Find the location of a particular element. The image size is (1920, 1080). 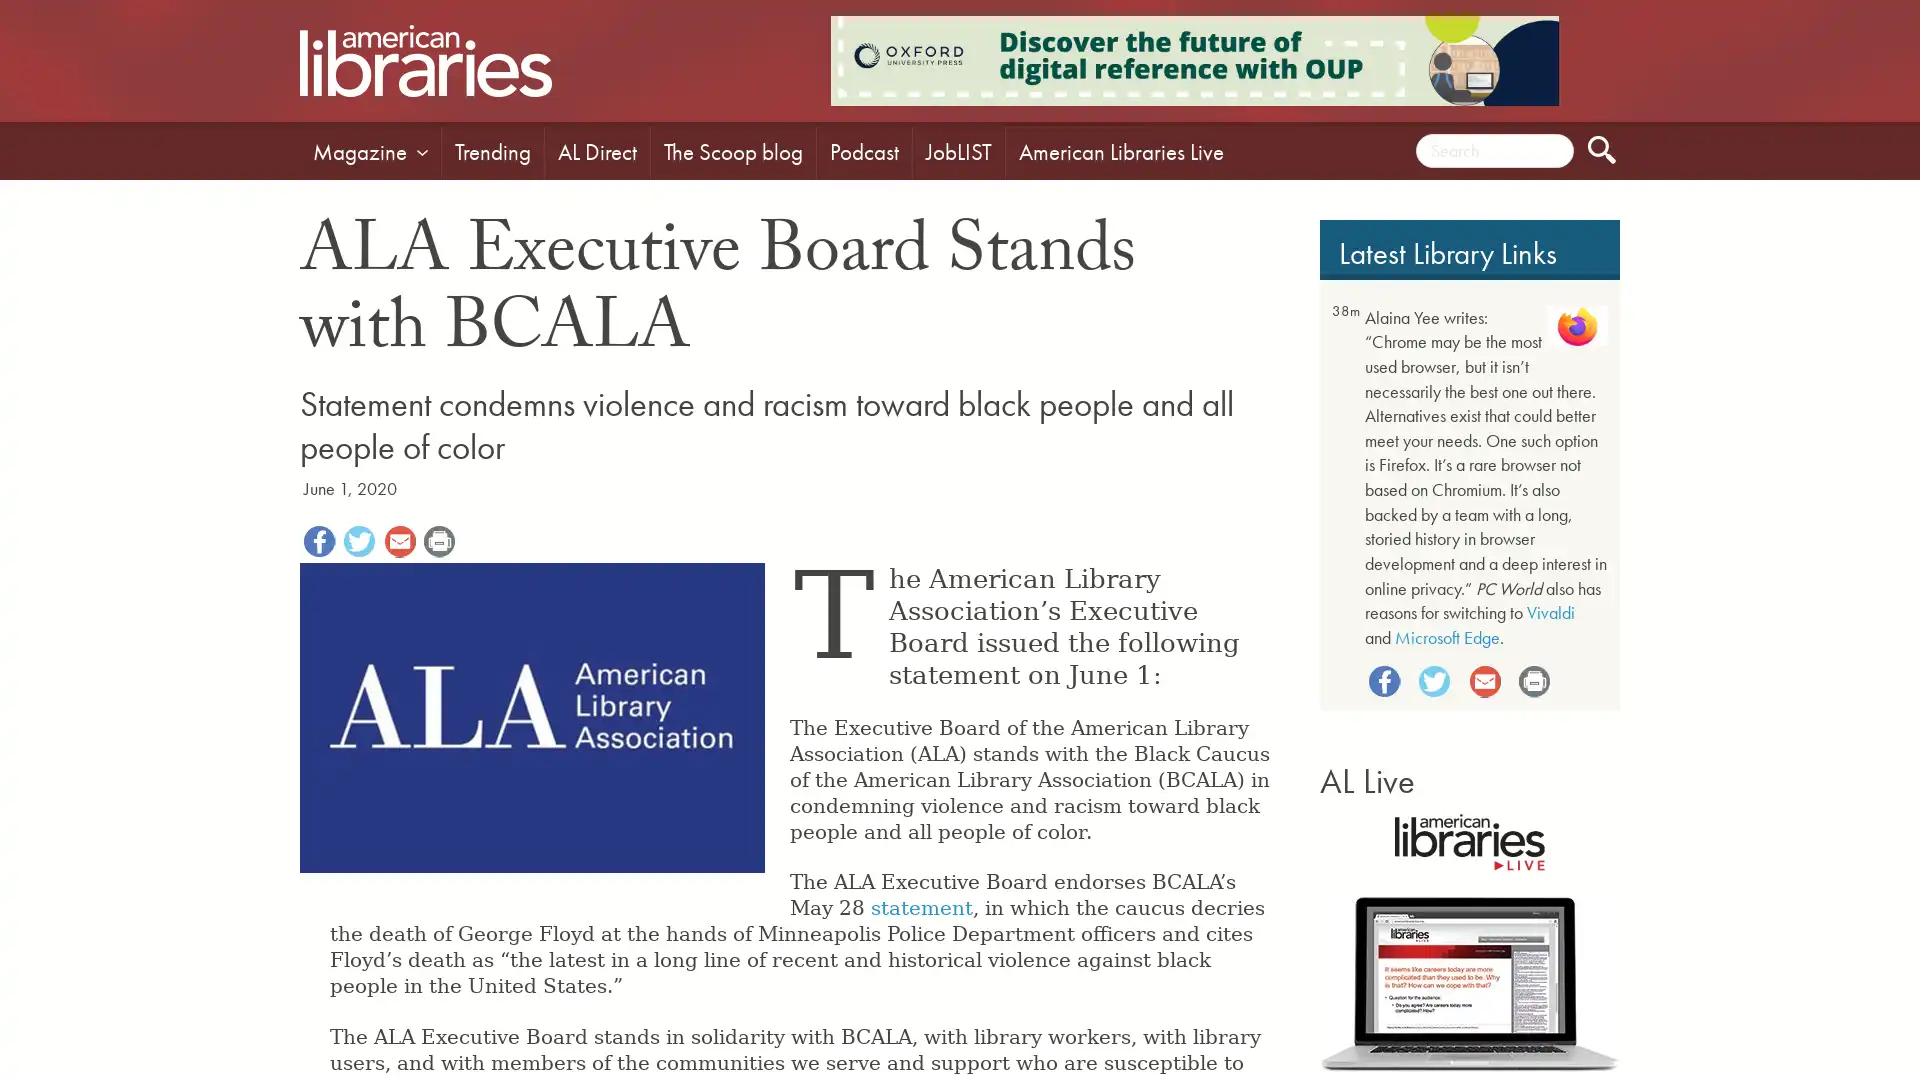

Search is located at coordinates (1602, 149).